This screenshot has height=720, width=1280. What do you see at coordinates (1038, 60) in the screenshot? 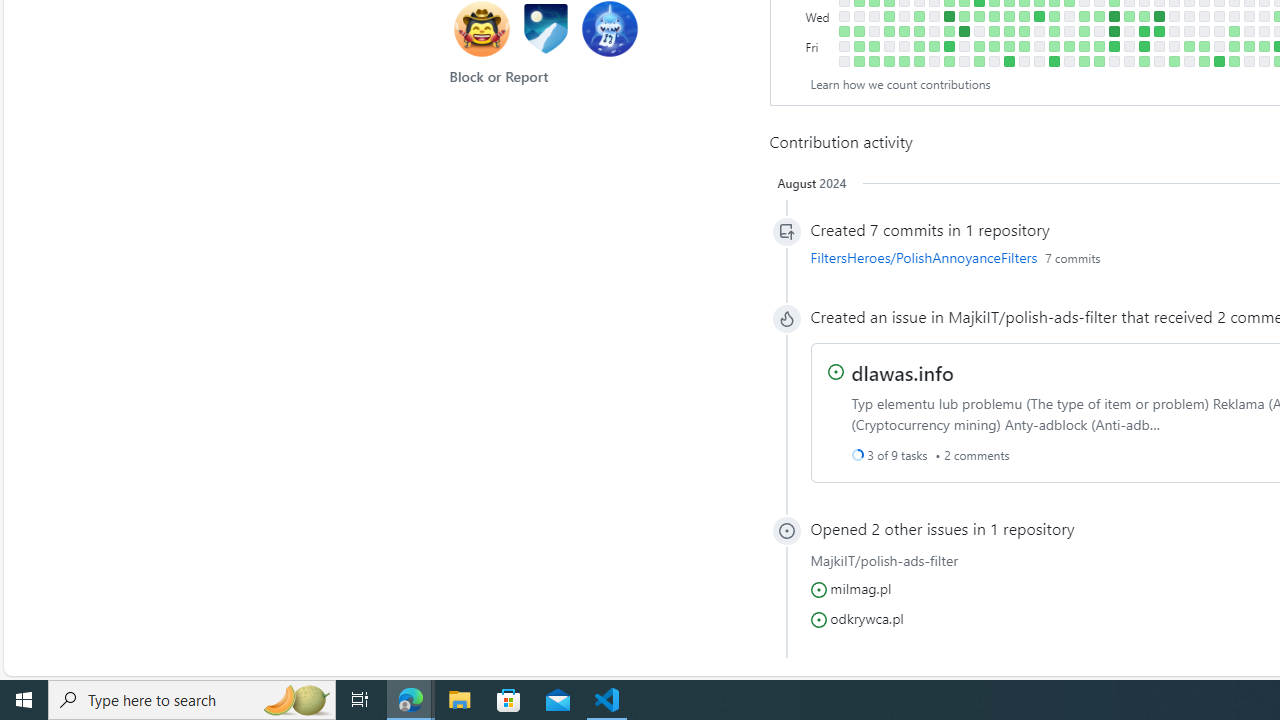
I see `'No contributions on November 25th.'` at bounding box center [1038, 60].